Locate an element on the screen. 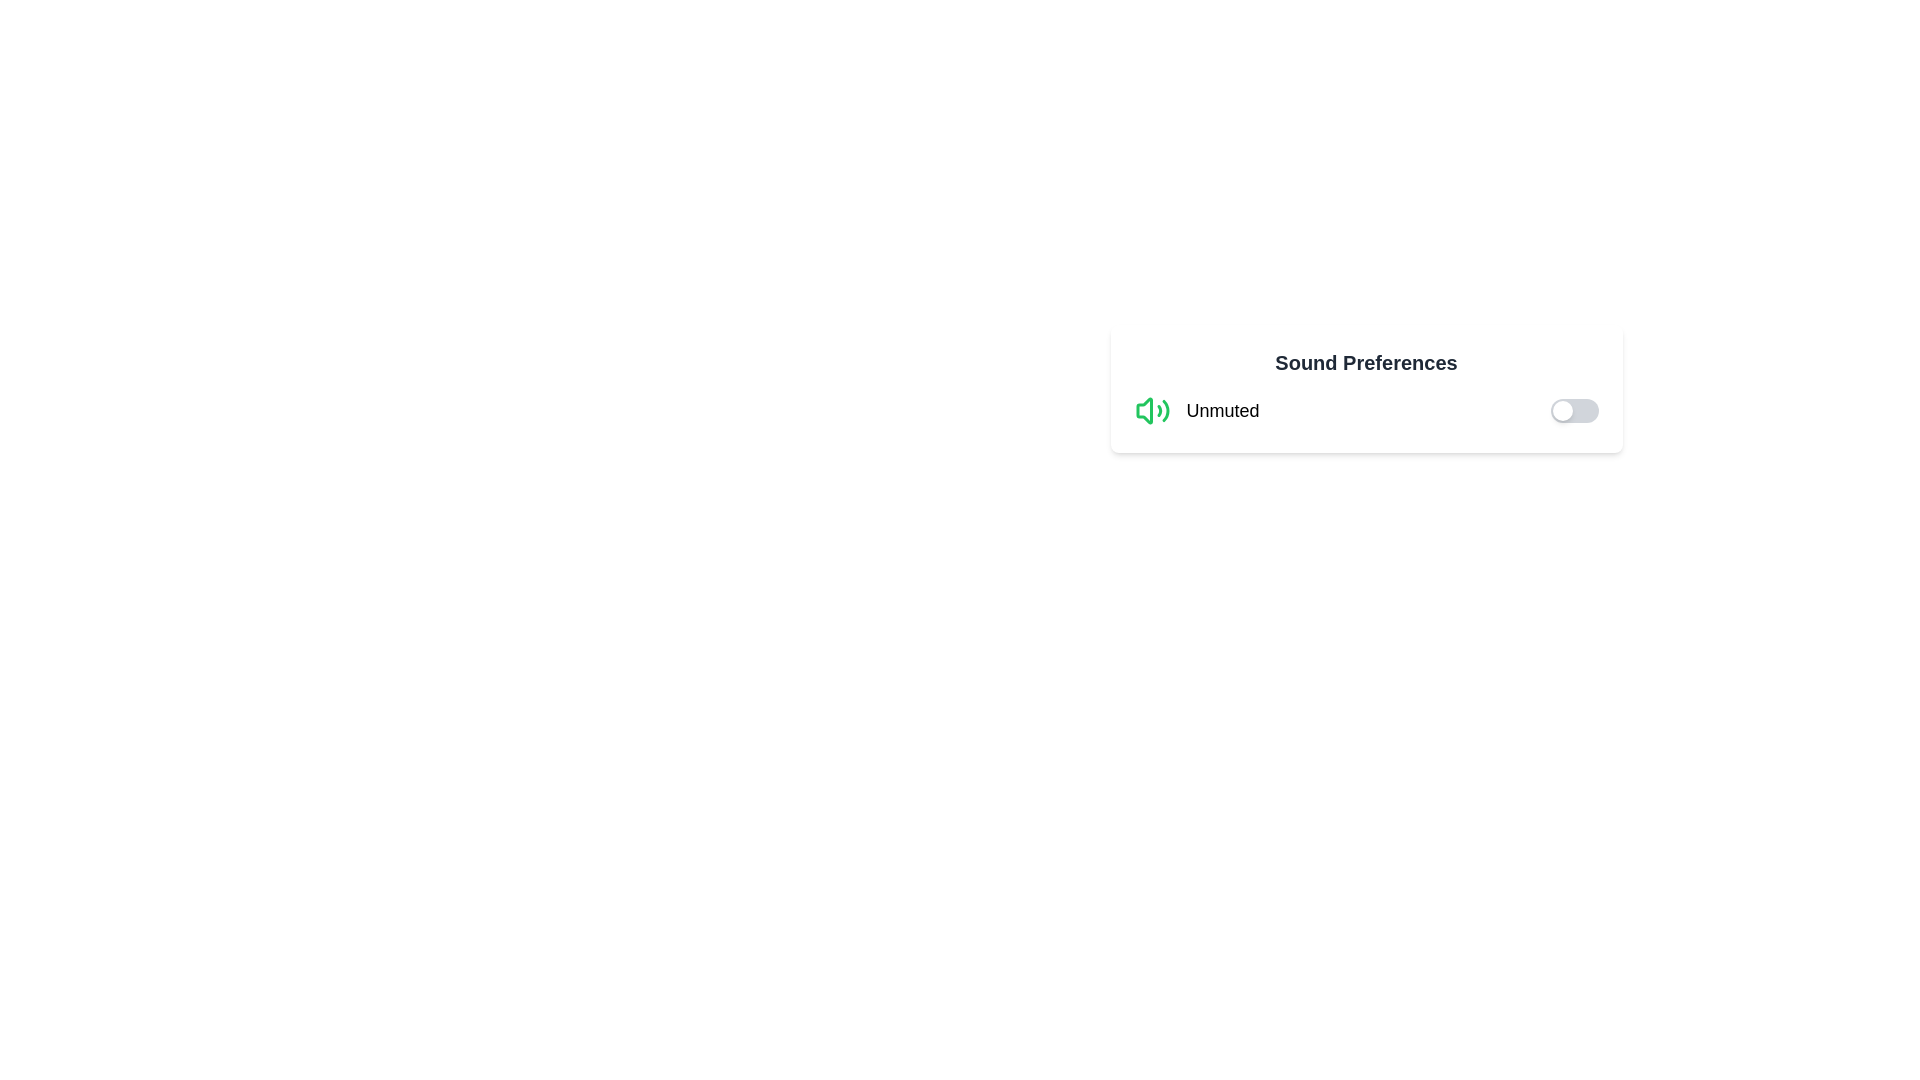 The height and width of the screenshot is (1080, 1920). the toggle switch located to the far right of the 'Sound Preferences' panel, aligned with the text 'Unmuted' is located at coordinates (1573, 410).